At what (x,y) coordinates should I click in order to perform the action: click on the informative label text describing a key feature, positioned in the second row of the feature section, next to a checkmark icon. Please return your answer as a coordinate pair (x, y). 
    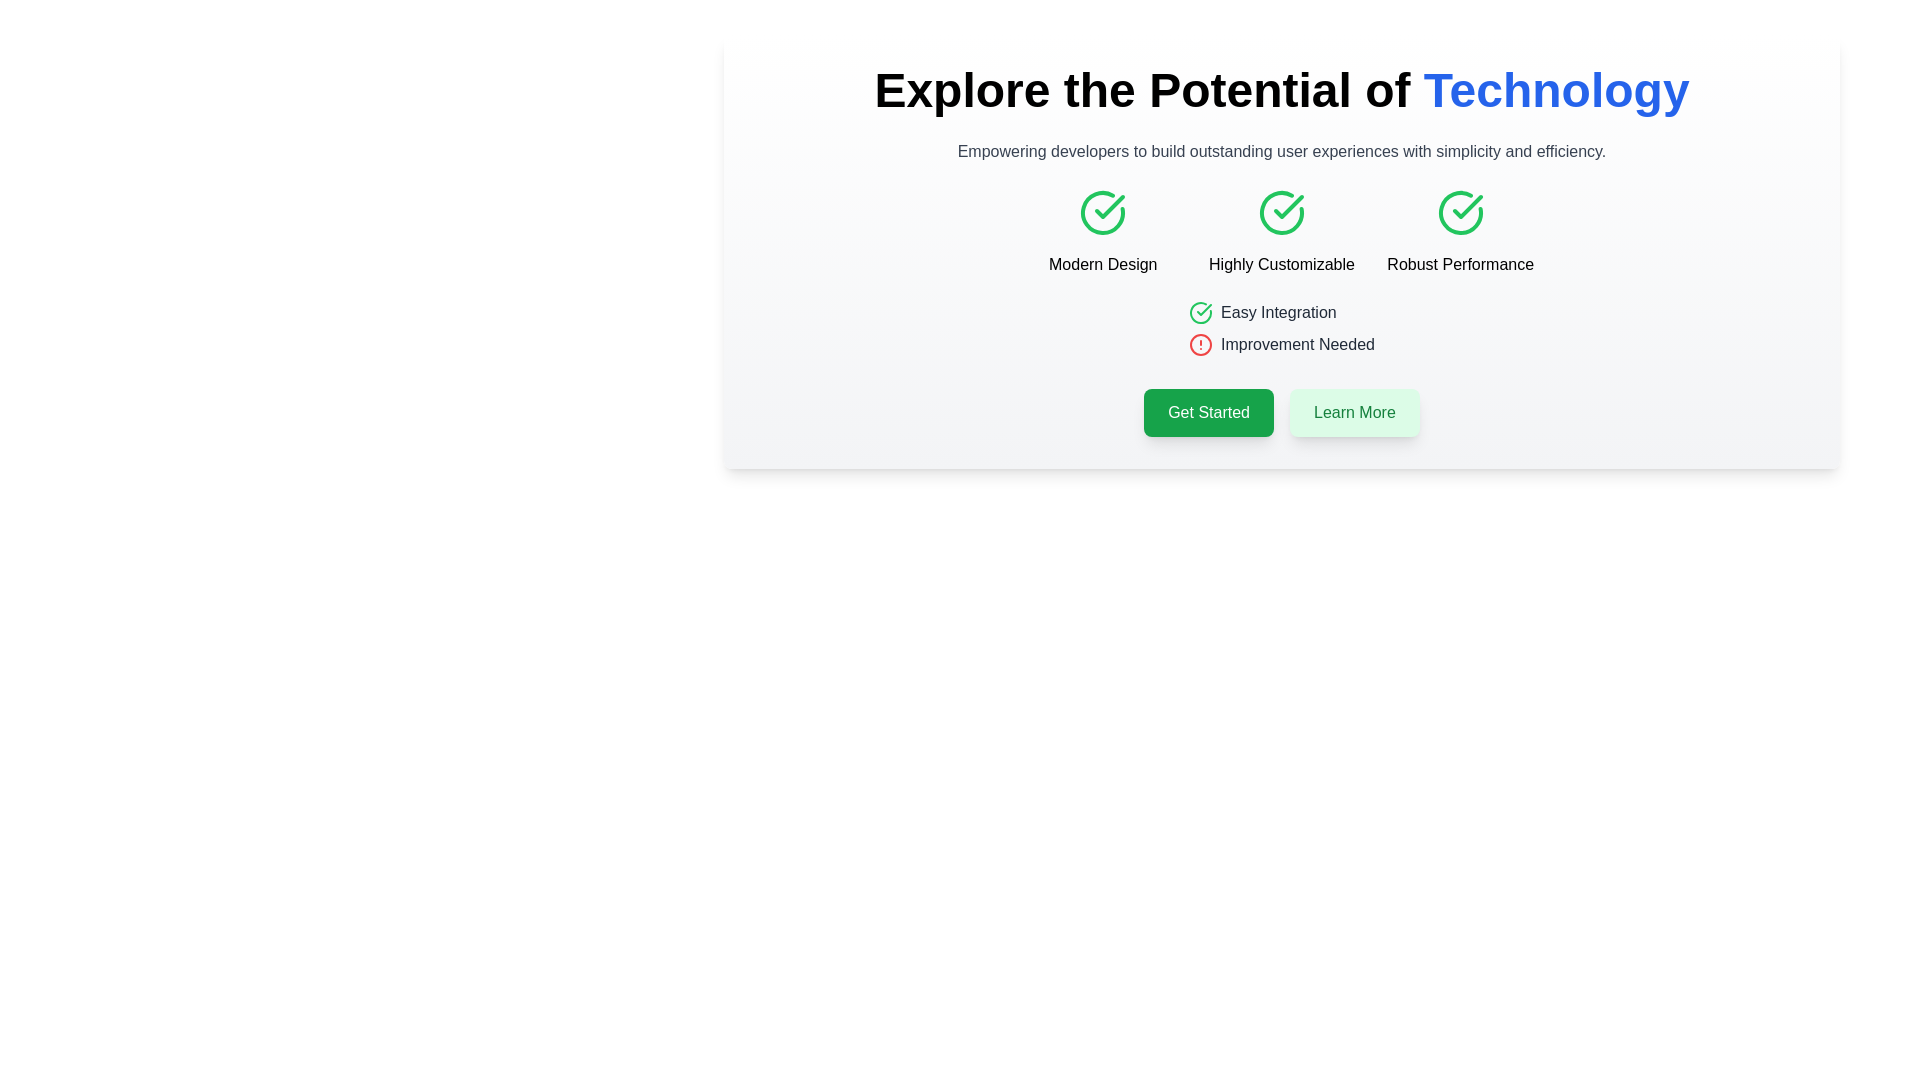
    Looking at the image, I should click on (1277, 312).